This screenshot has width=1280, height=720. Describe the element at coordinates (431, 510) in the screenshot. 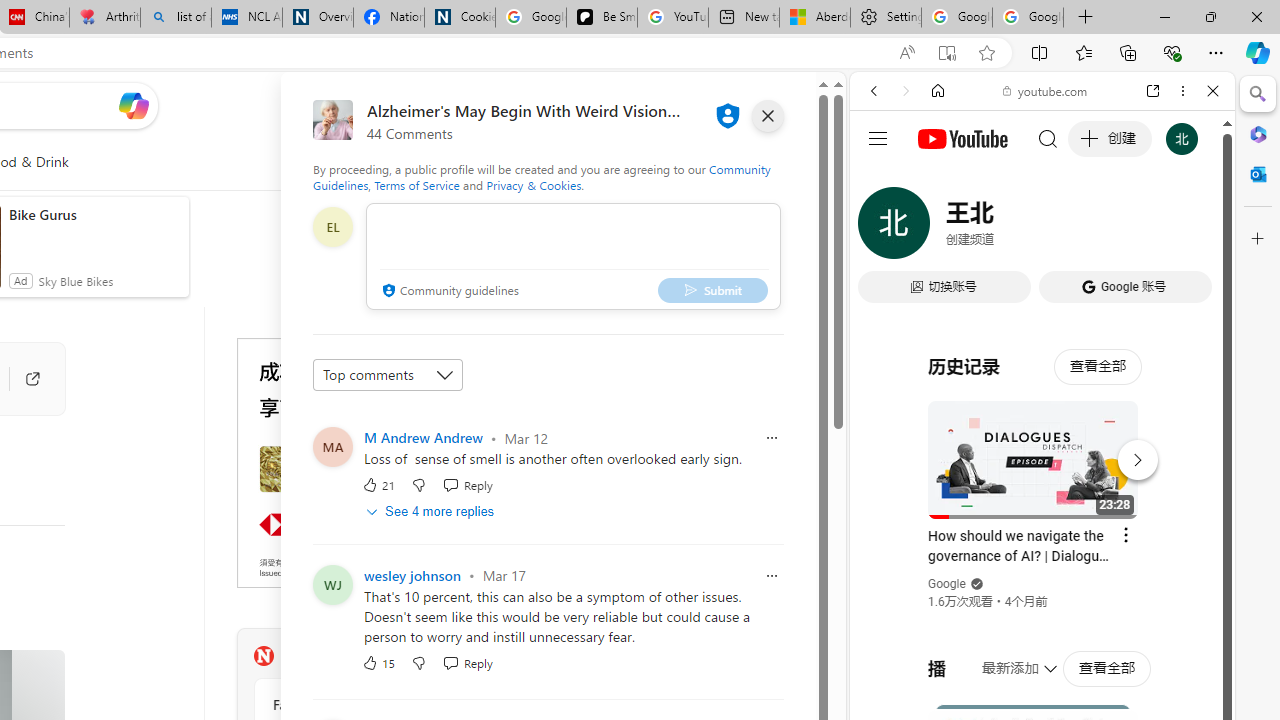

I see `'See 4 more replies'` at that location.